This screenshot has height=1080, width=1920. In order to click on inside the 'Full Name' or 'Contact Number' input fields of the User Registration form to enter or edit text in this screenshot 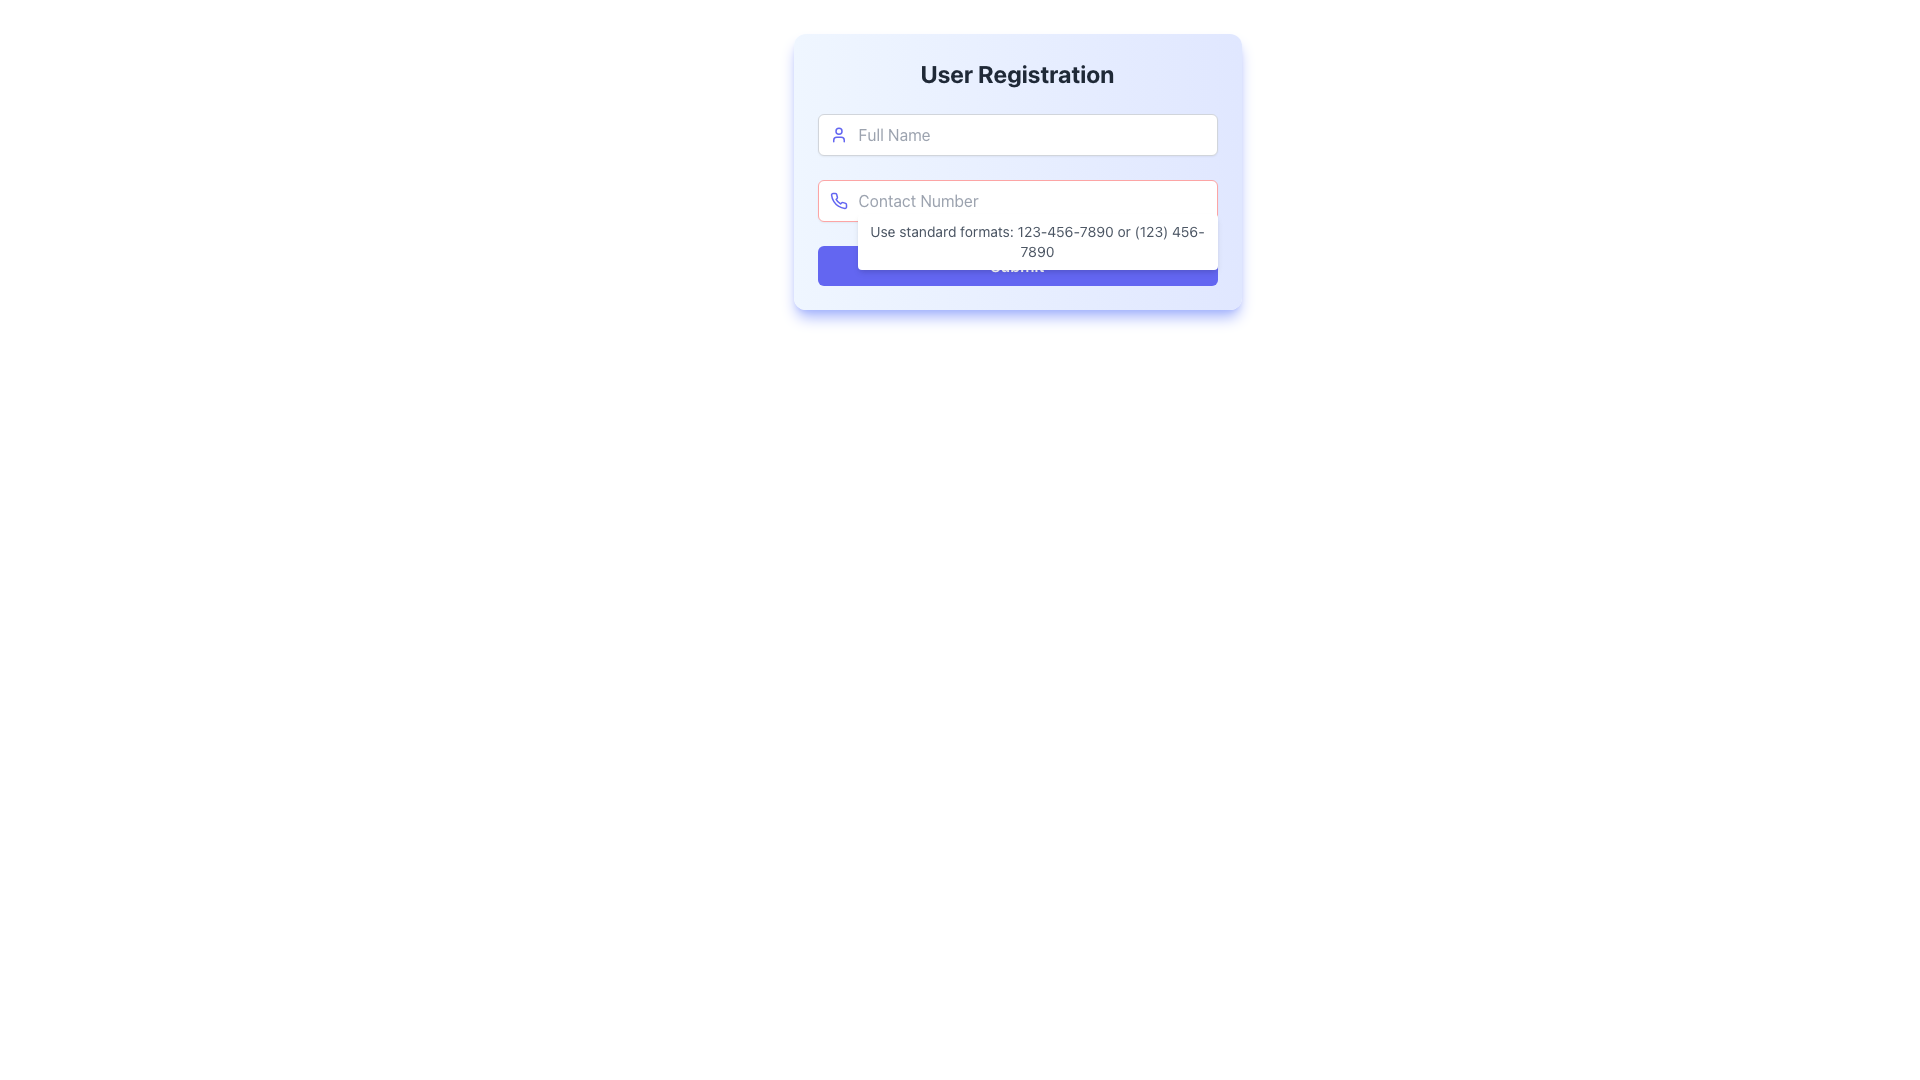, I will do `click(1017, 171)`.